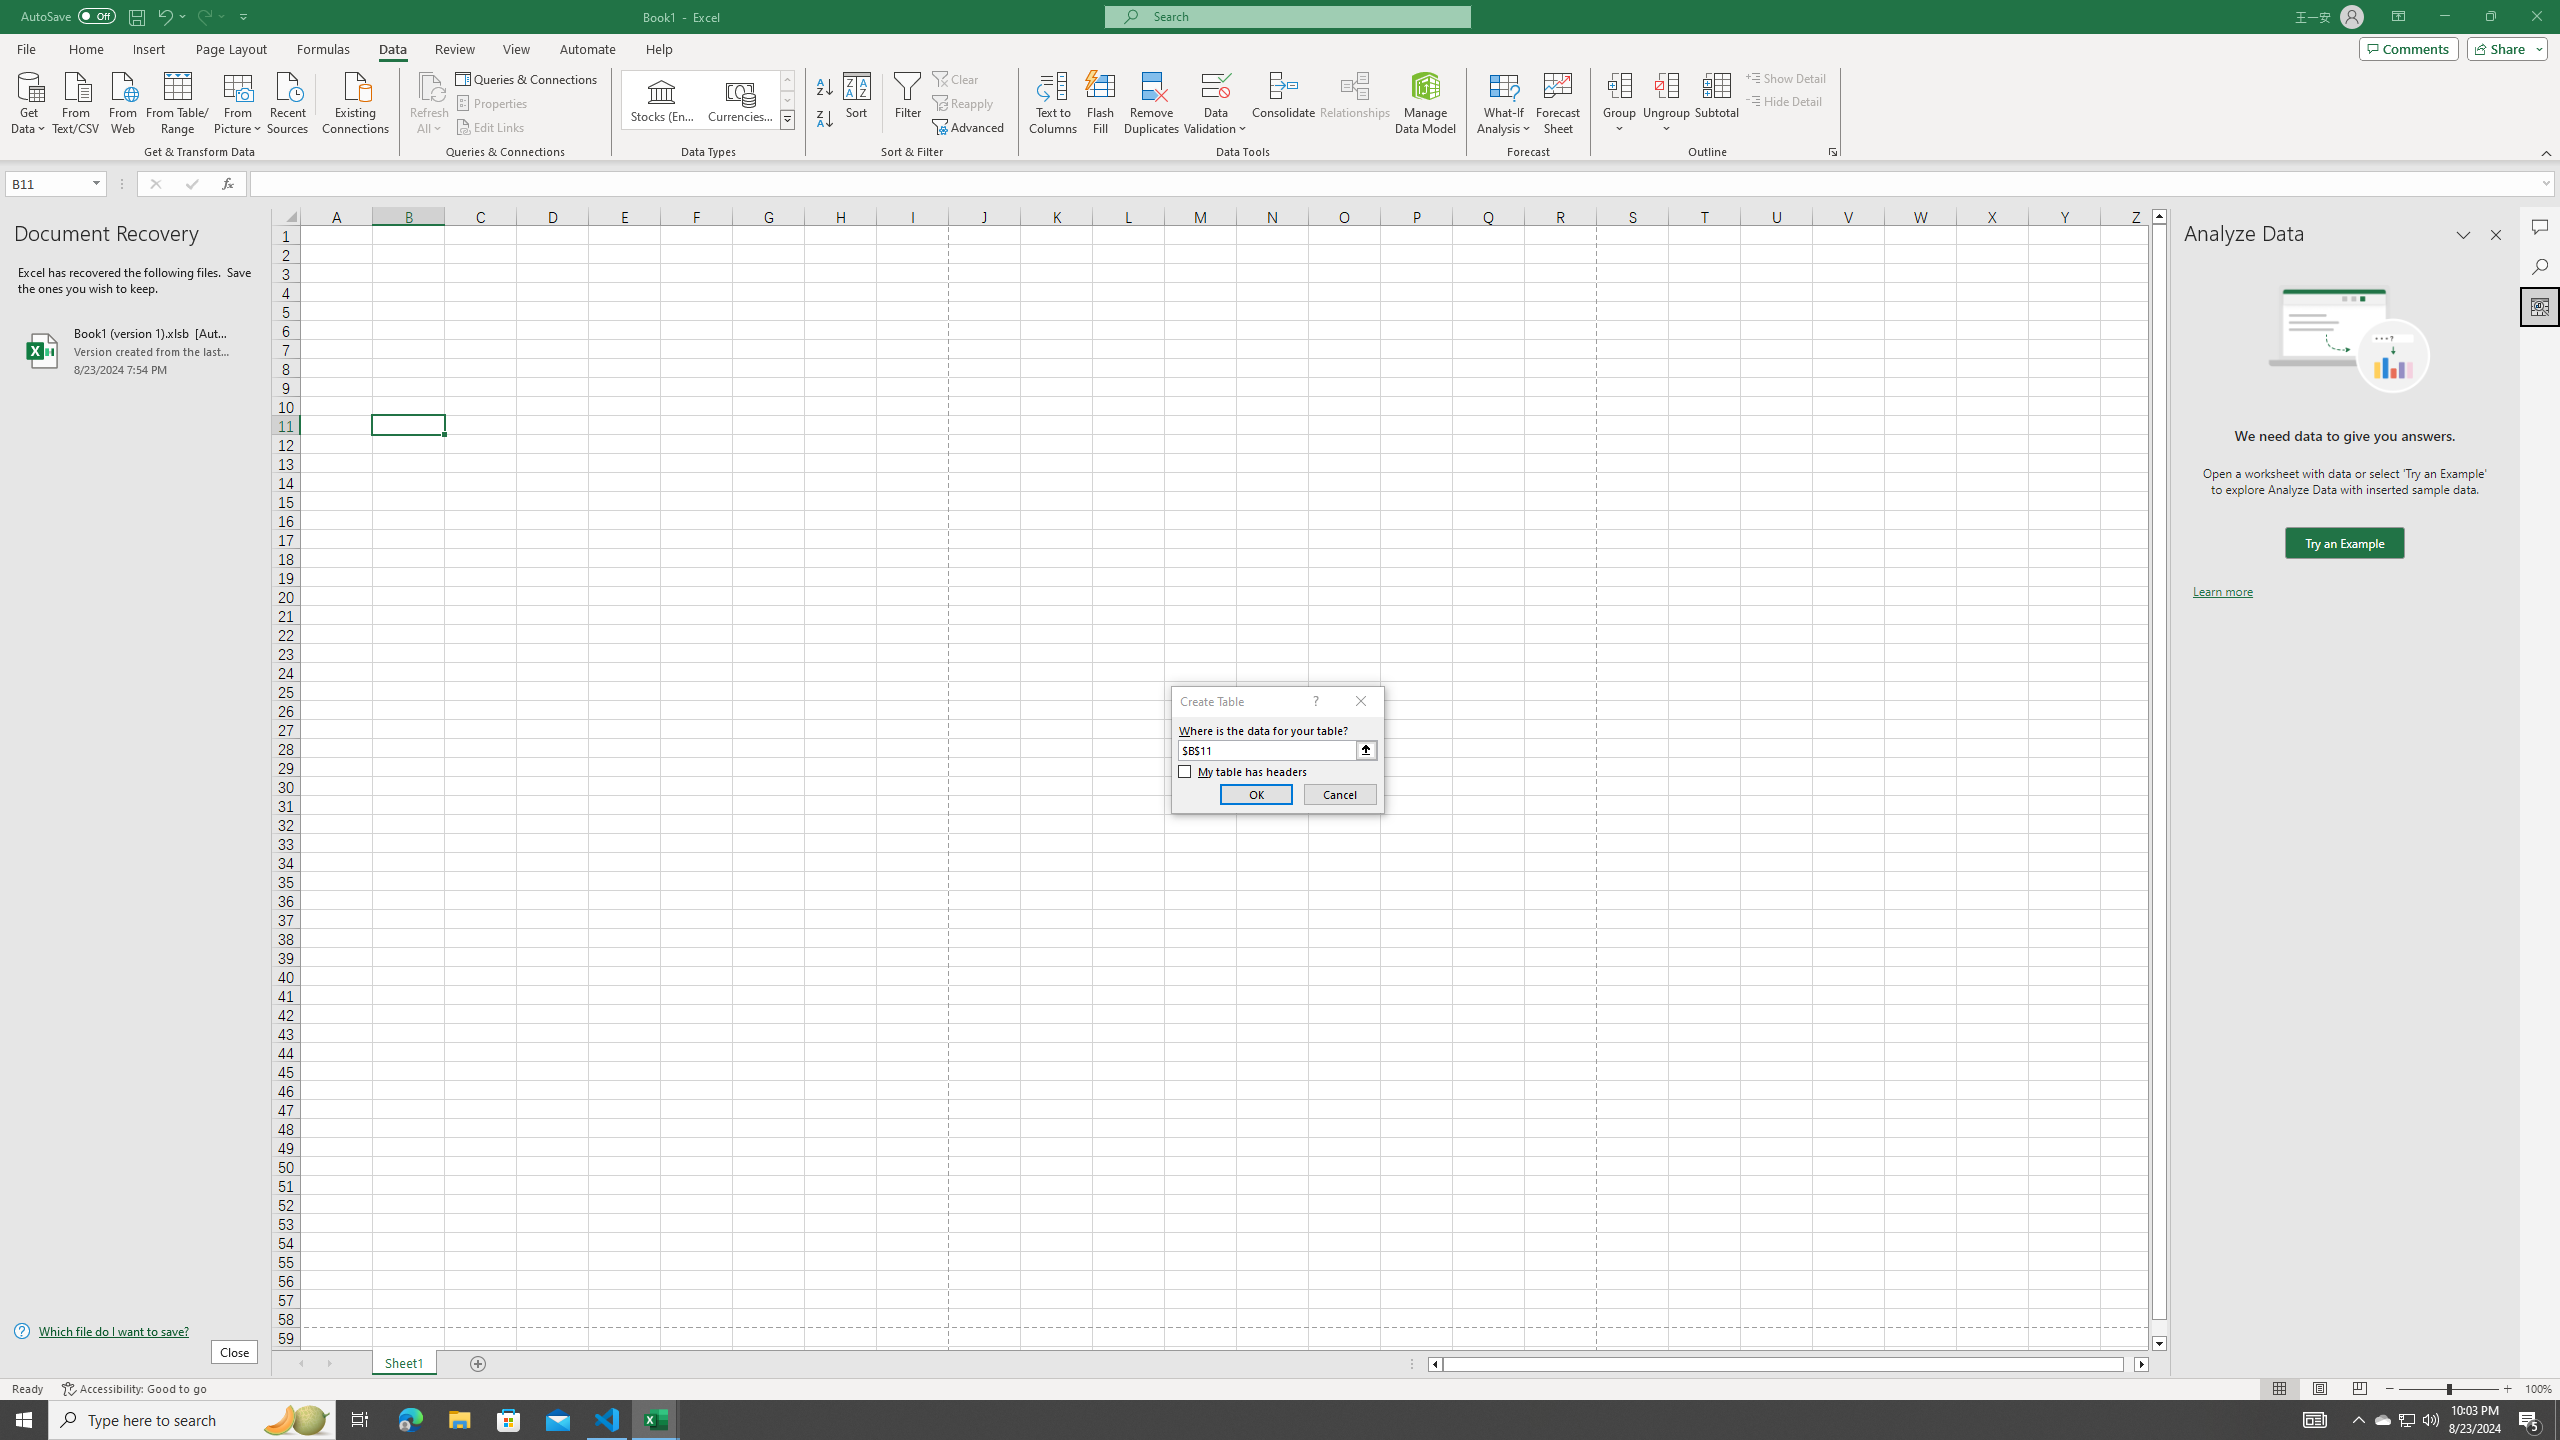  Describe the element at coordinates (2128, 1363) in the screenshot. I see `'Page right'` at that location.